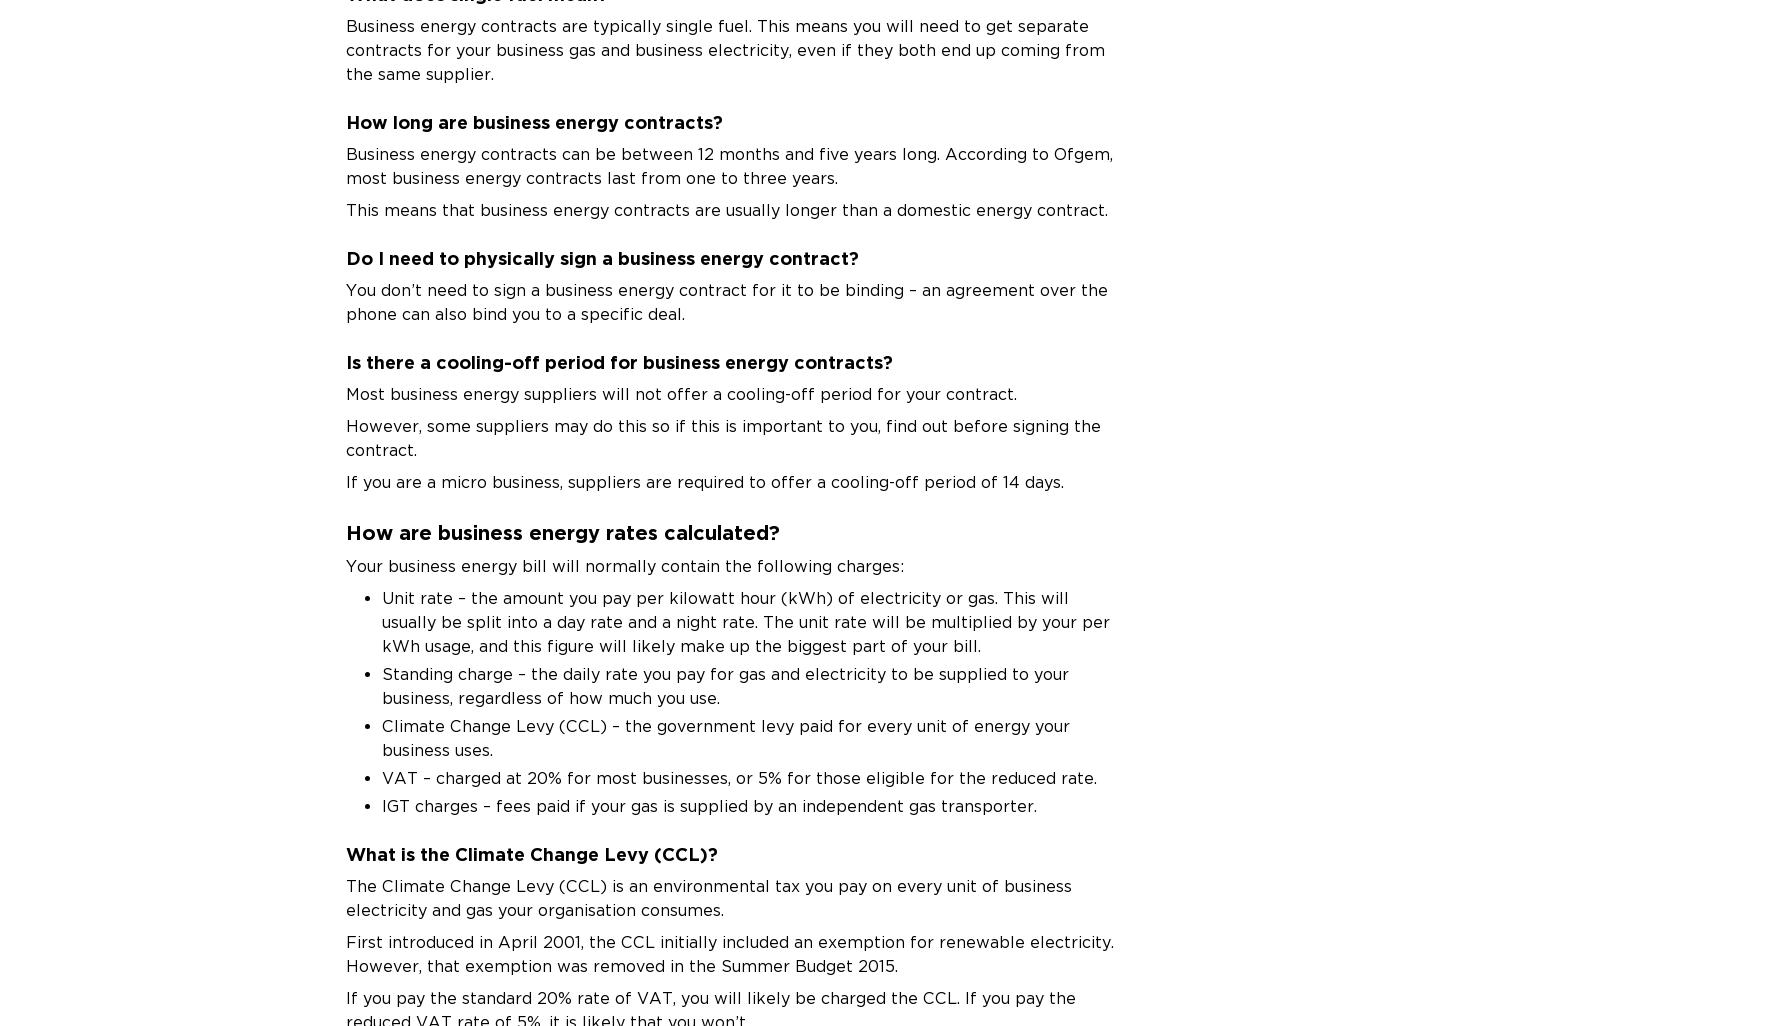  Describe the element at coordinates (531, 853) in the screenshot. I see `'What is the Climate Change Levy (CCL)?'` at that location.